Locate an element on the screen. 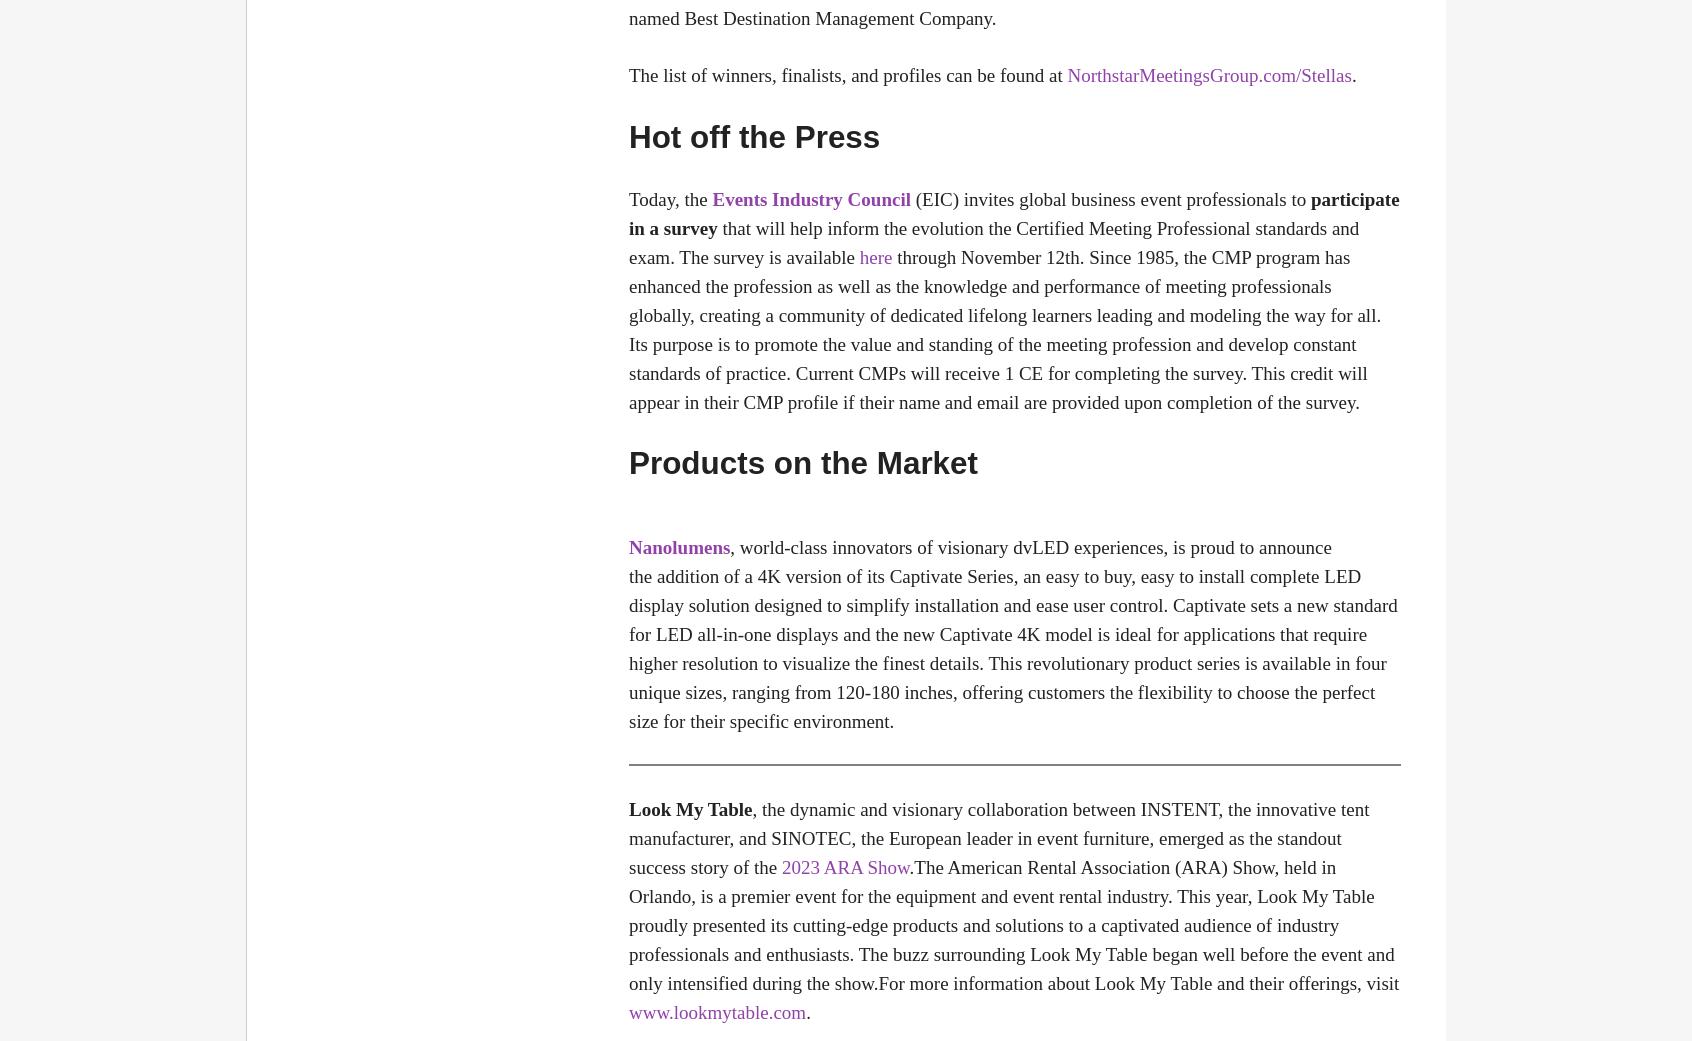 Image resolution: width=1692 pixels, height=1041 pixels. 'Hot off the Press' is located at coordinates (753, 136).